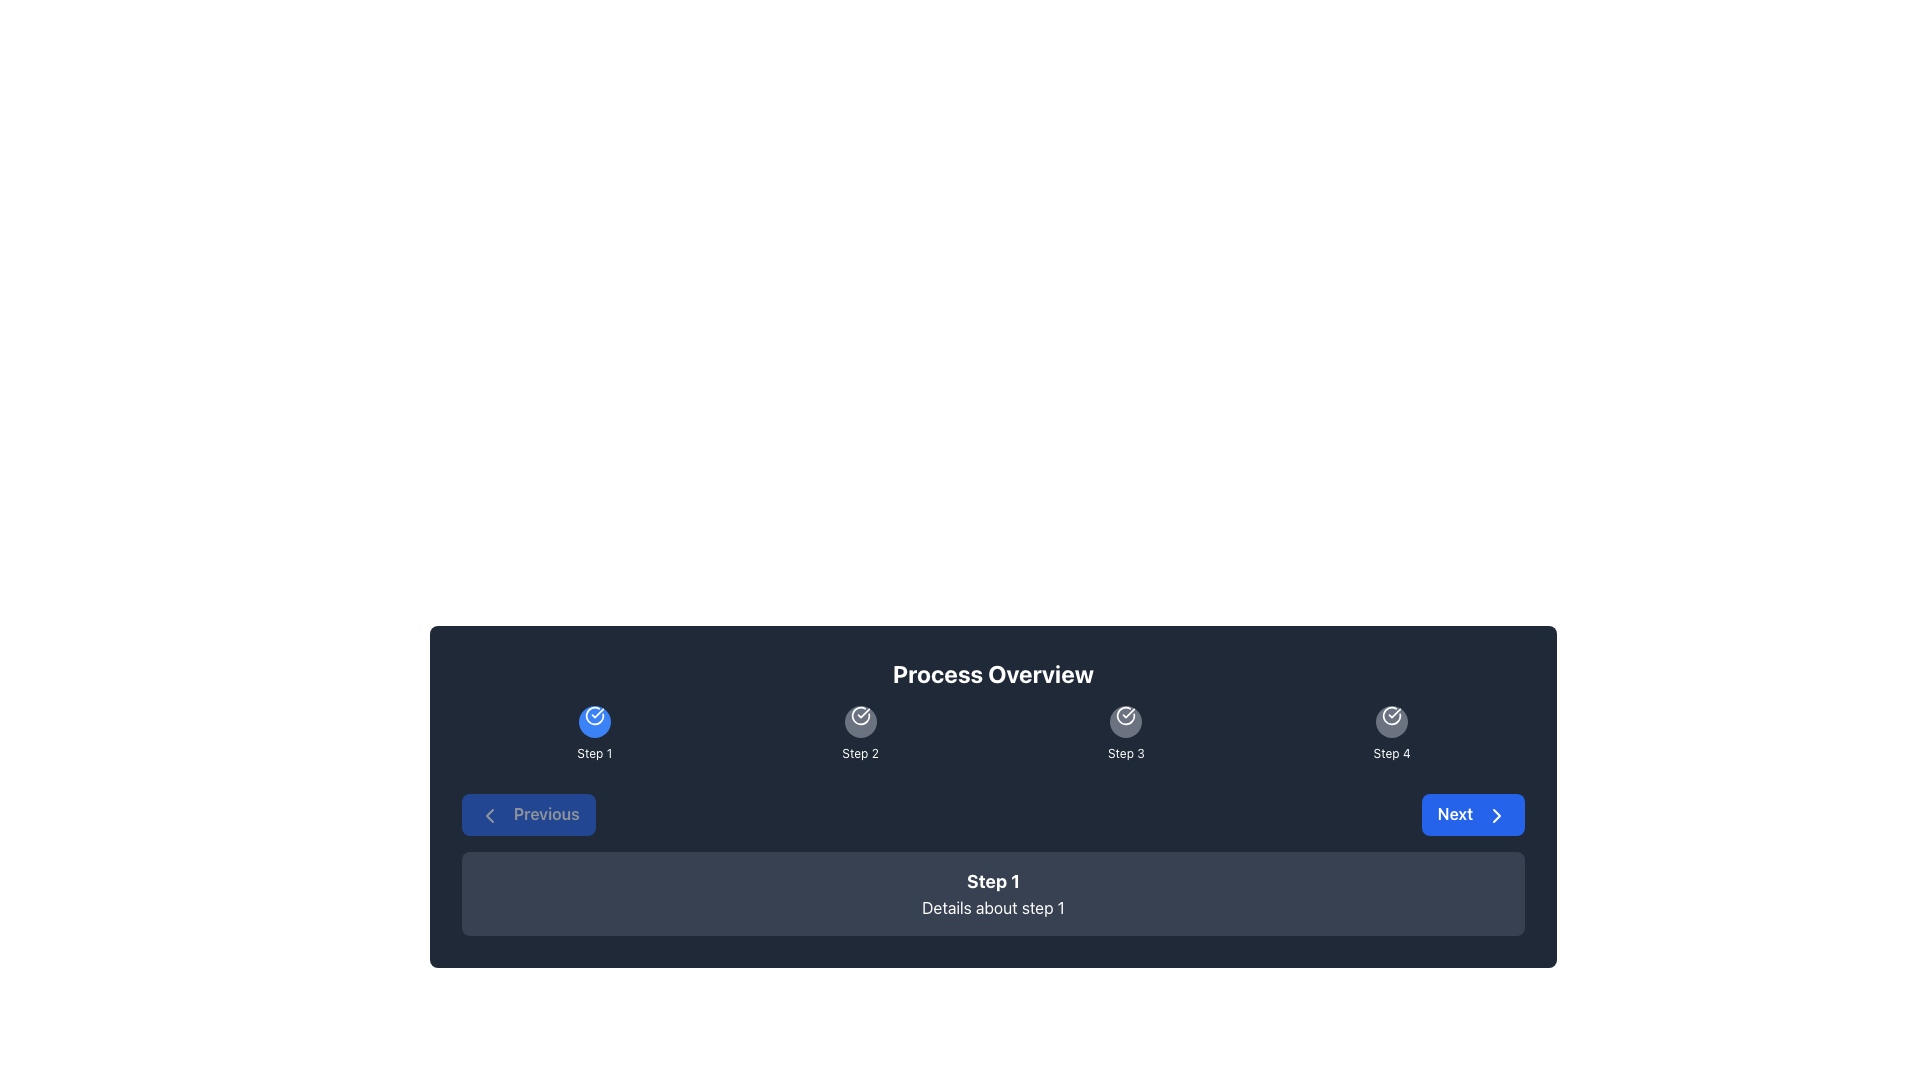  Describe the element at coordinates (993, 892) in the screenshot. I see `text in the informational card styled for step details, which contains 'Step 1' in bold and 'Details about step 1' in regular font` at that location.